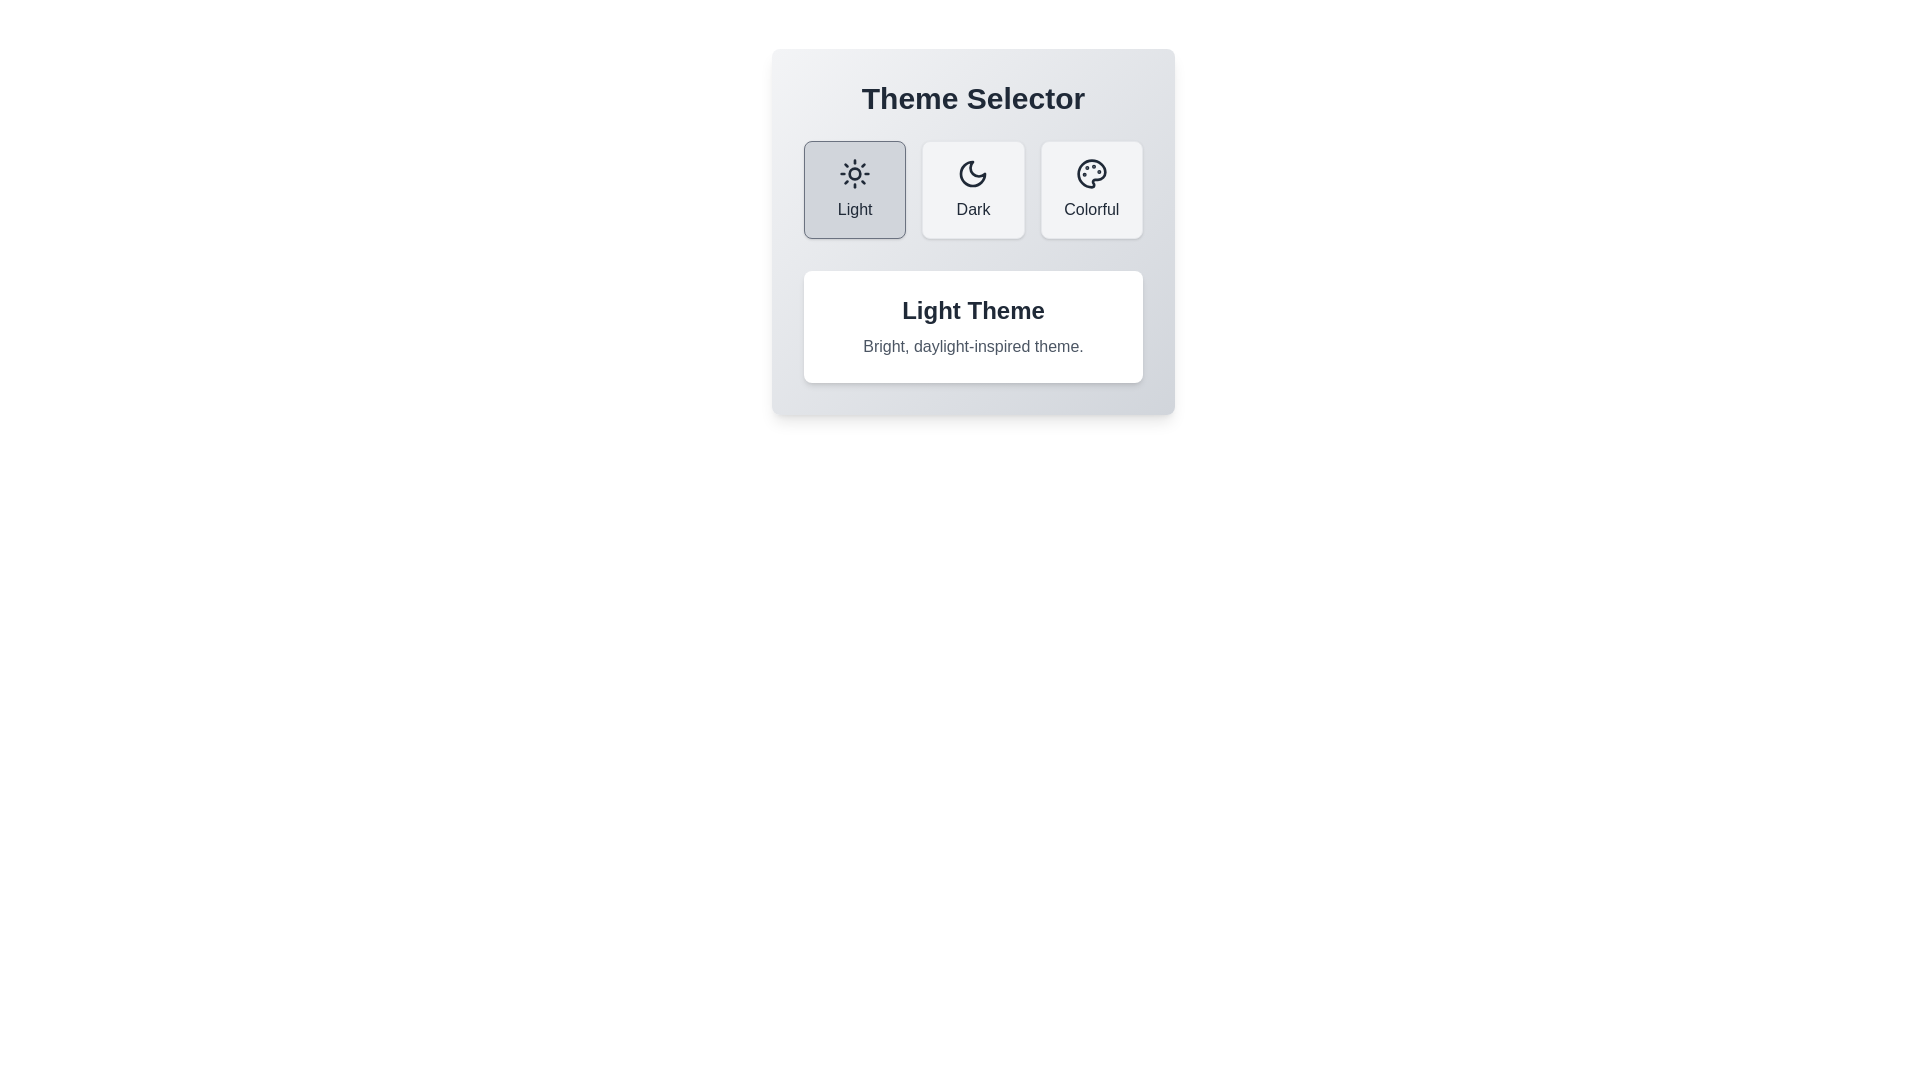  What do you see at coordinates (973, 230) in the screenshot?
I see `the central button labeled 'Dark' in the 'Theme Selector' card interface` at bounding box center [973, 230].